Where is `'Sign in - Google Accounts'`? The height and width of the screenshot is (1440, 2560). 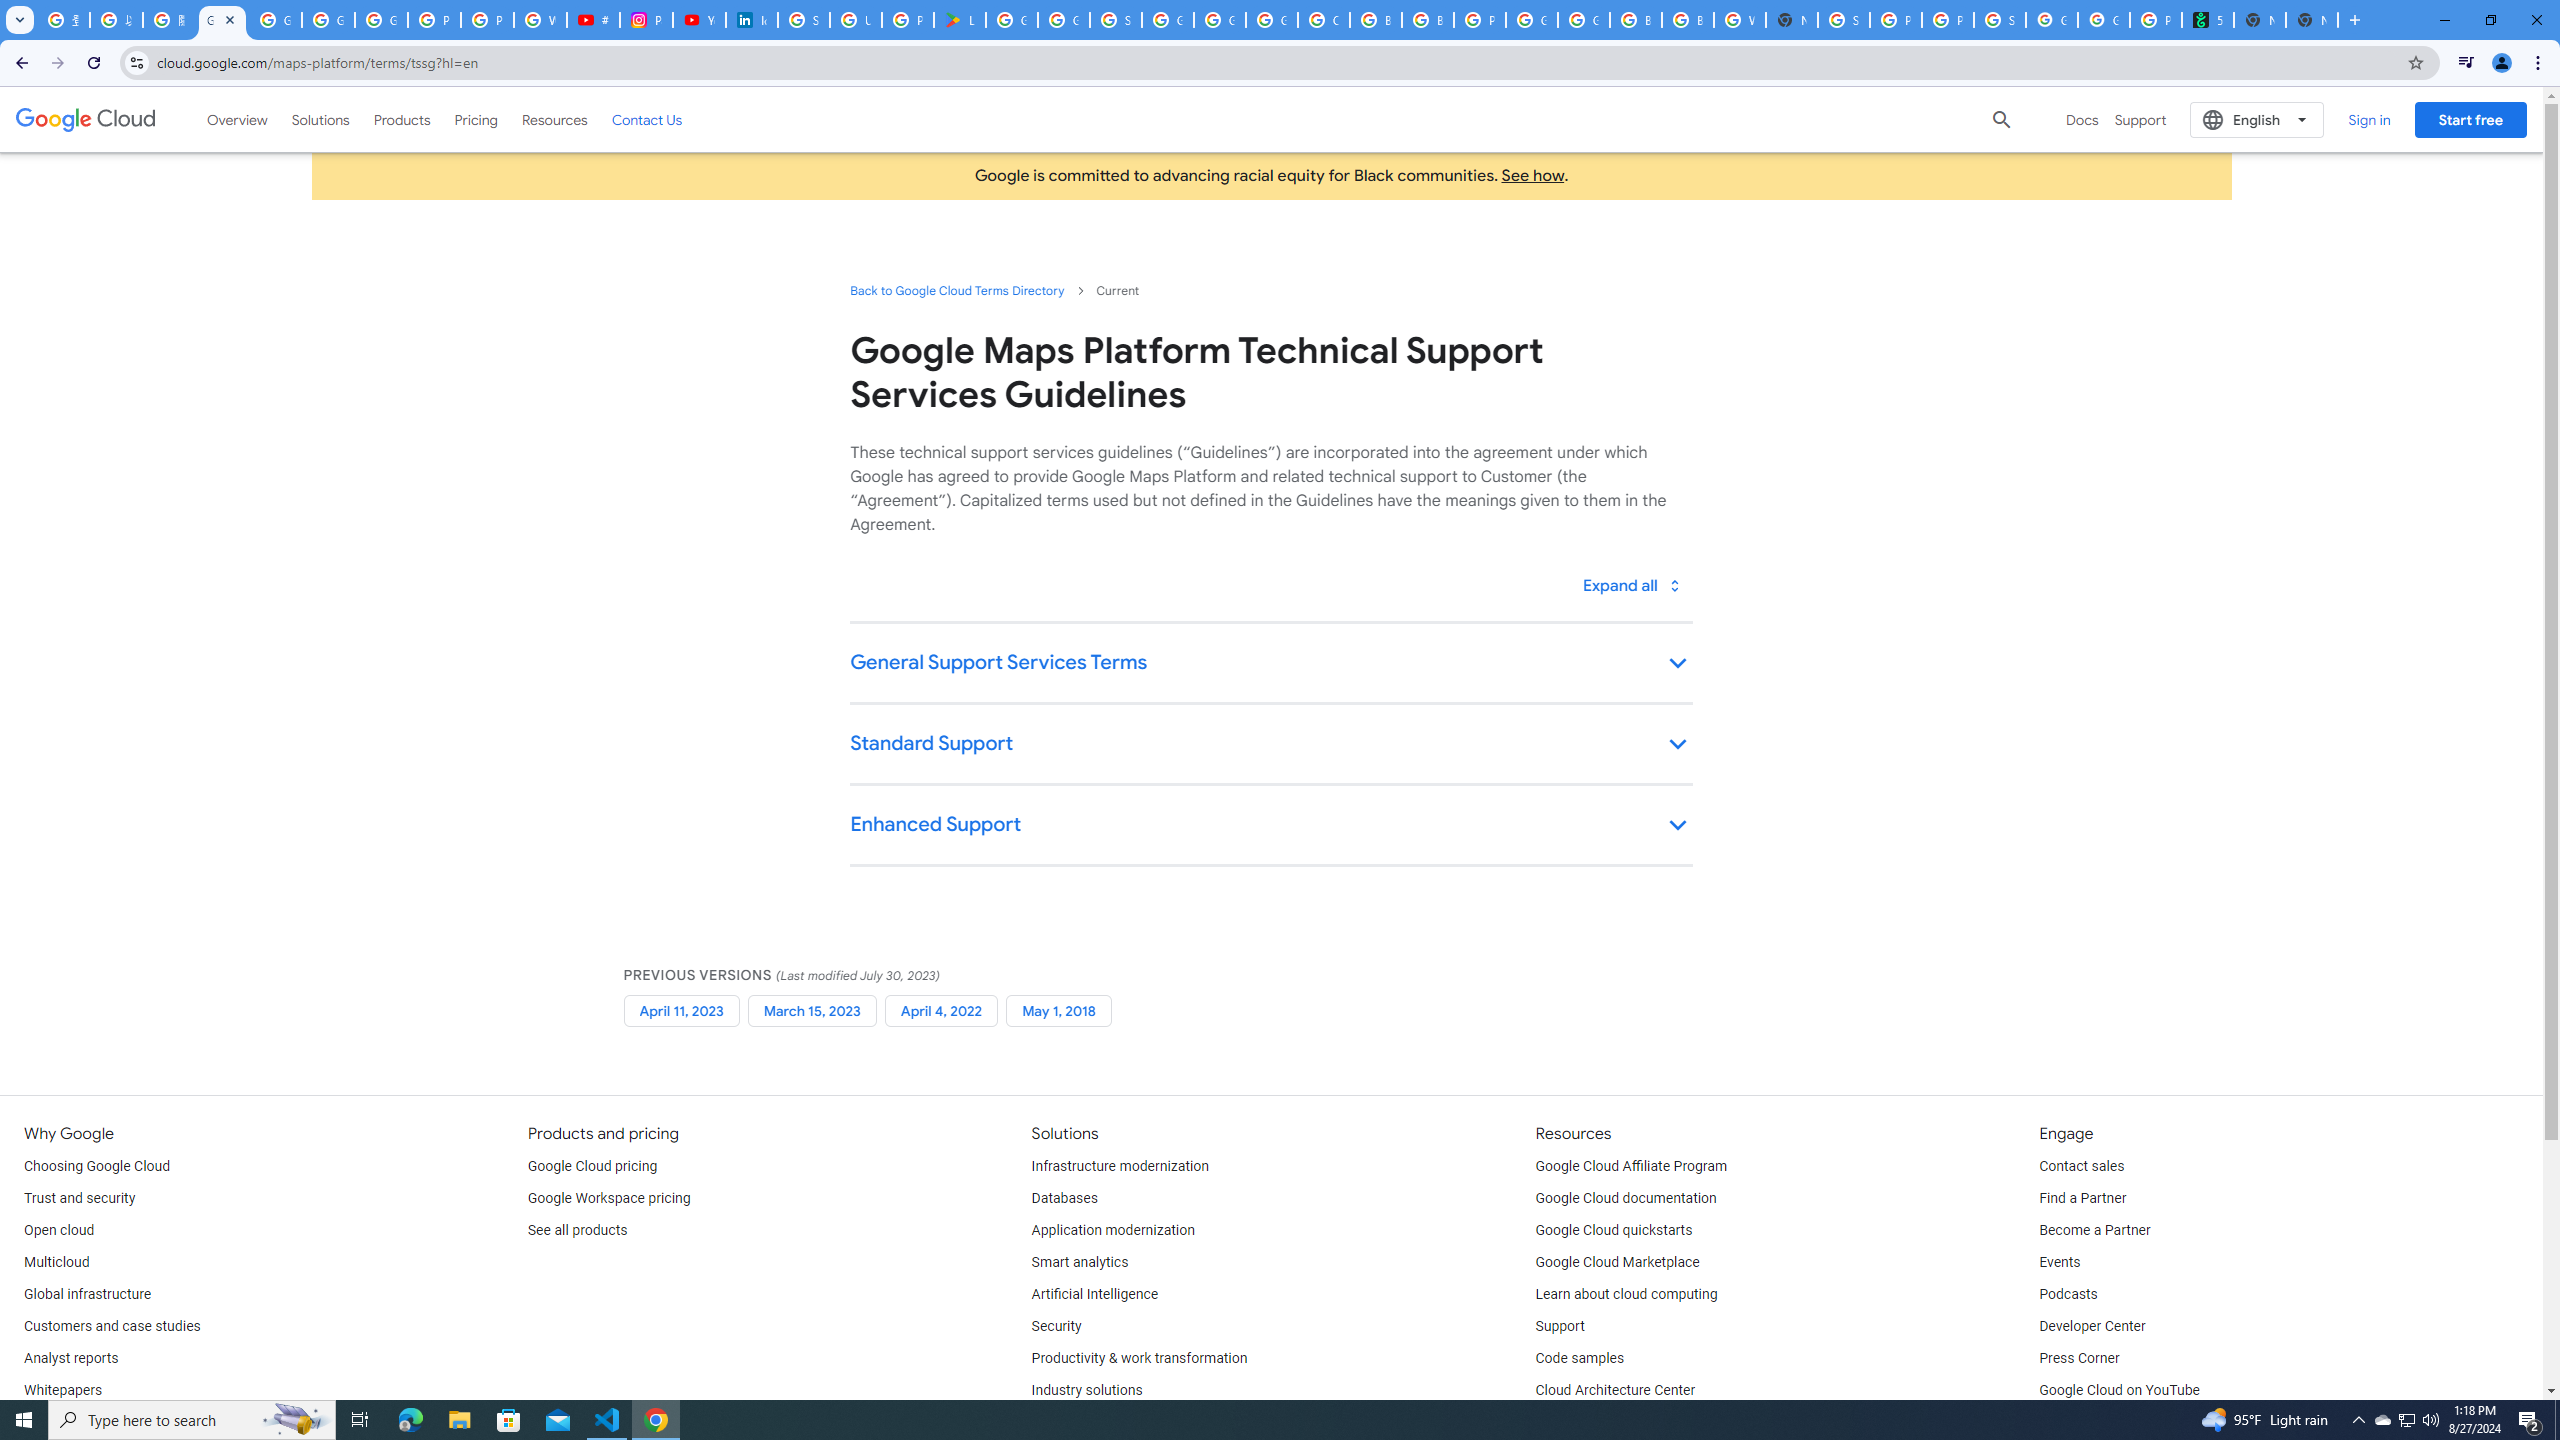 'Sign in - Google Accounts' is located at coordinates (1116, 19).